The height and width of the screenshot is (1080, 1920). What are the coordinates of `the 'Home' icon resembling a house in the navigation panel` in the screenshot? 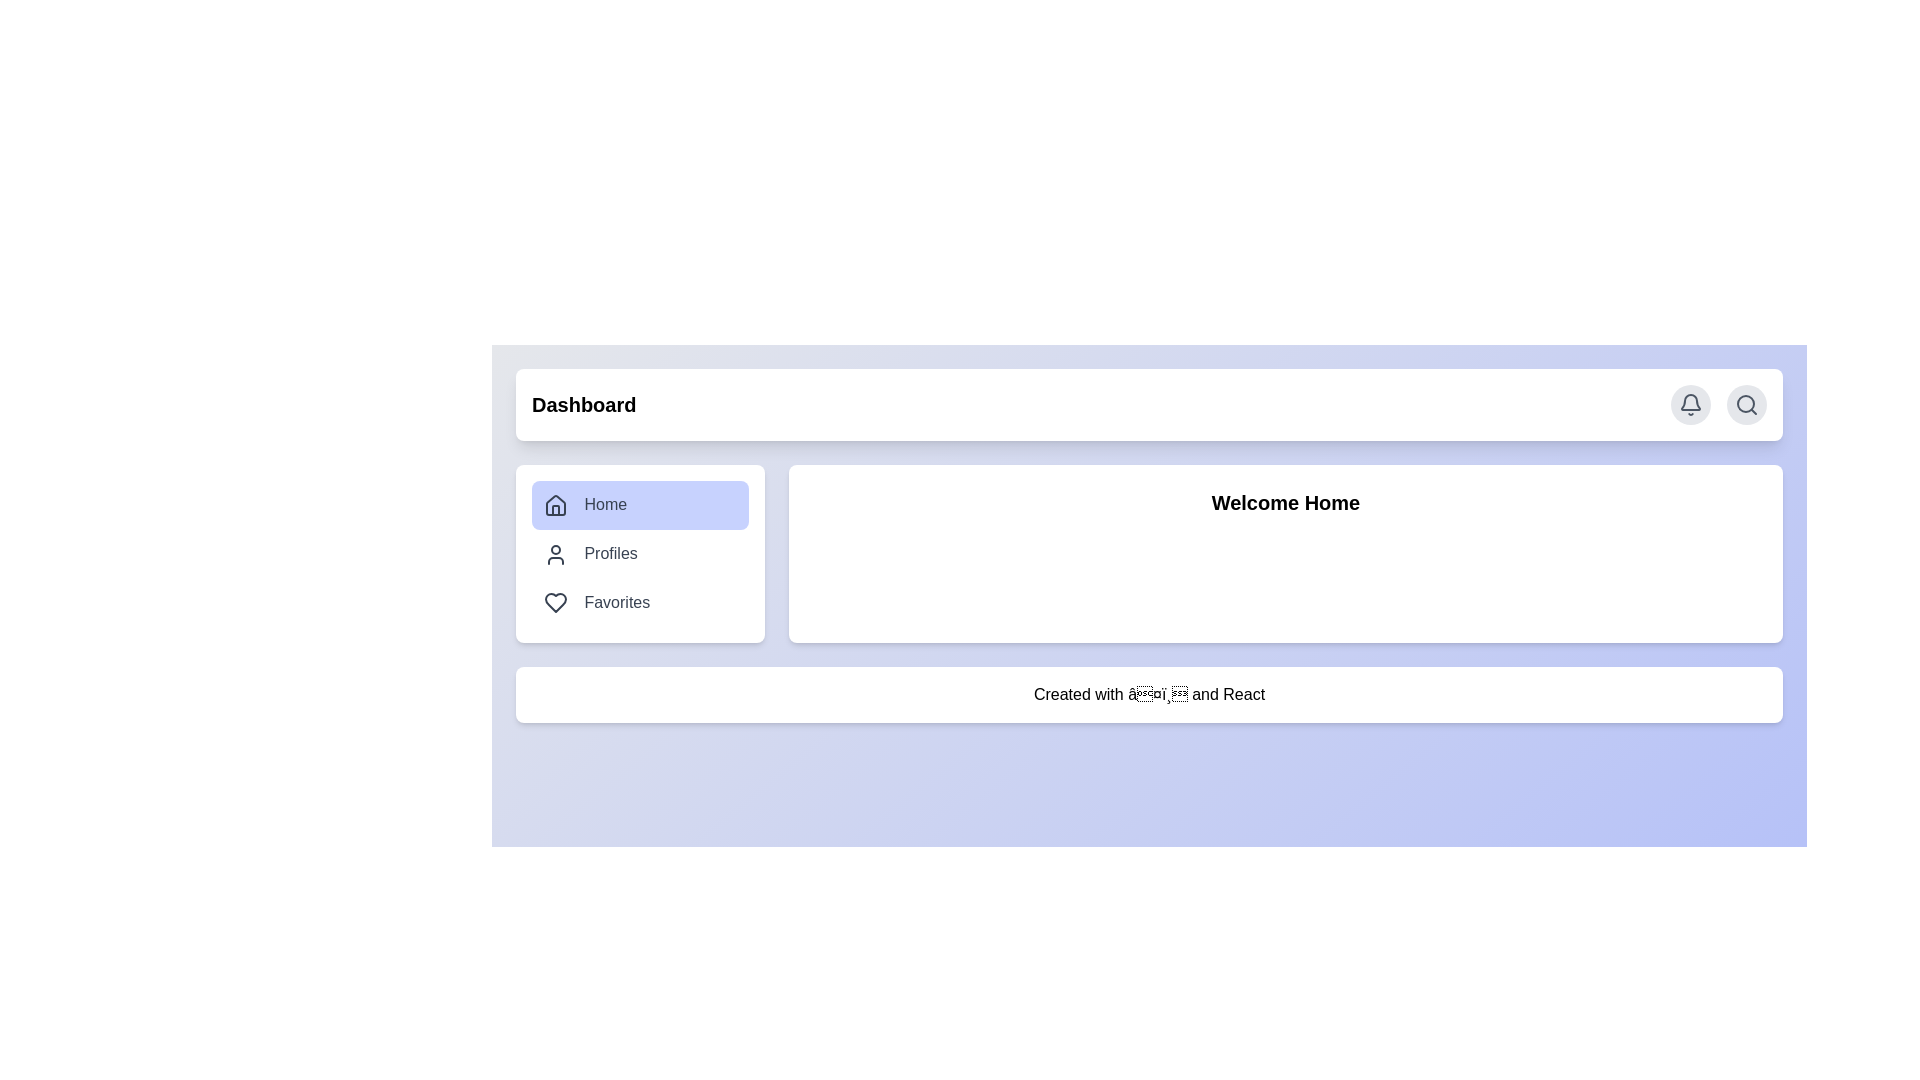 It's located at (556, 504).